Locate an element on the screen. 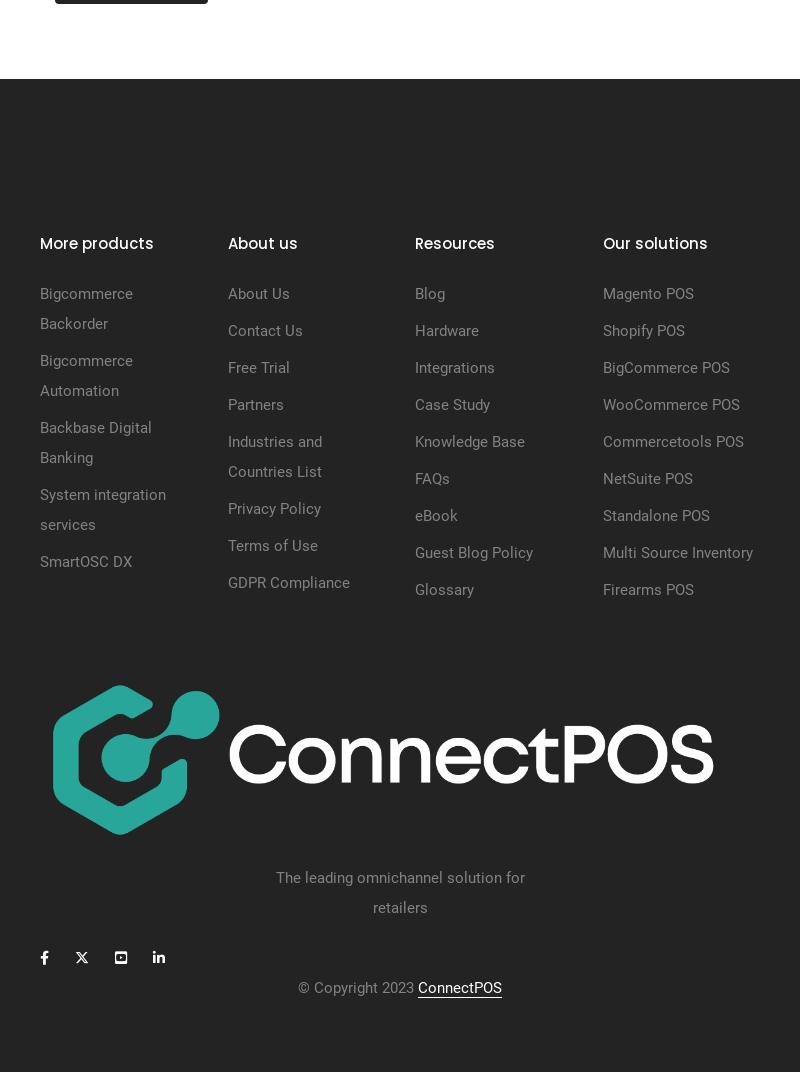 The image size is (800, 1072). 'WooCommerce POS' is located at coordinates (602, 403).